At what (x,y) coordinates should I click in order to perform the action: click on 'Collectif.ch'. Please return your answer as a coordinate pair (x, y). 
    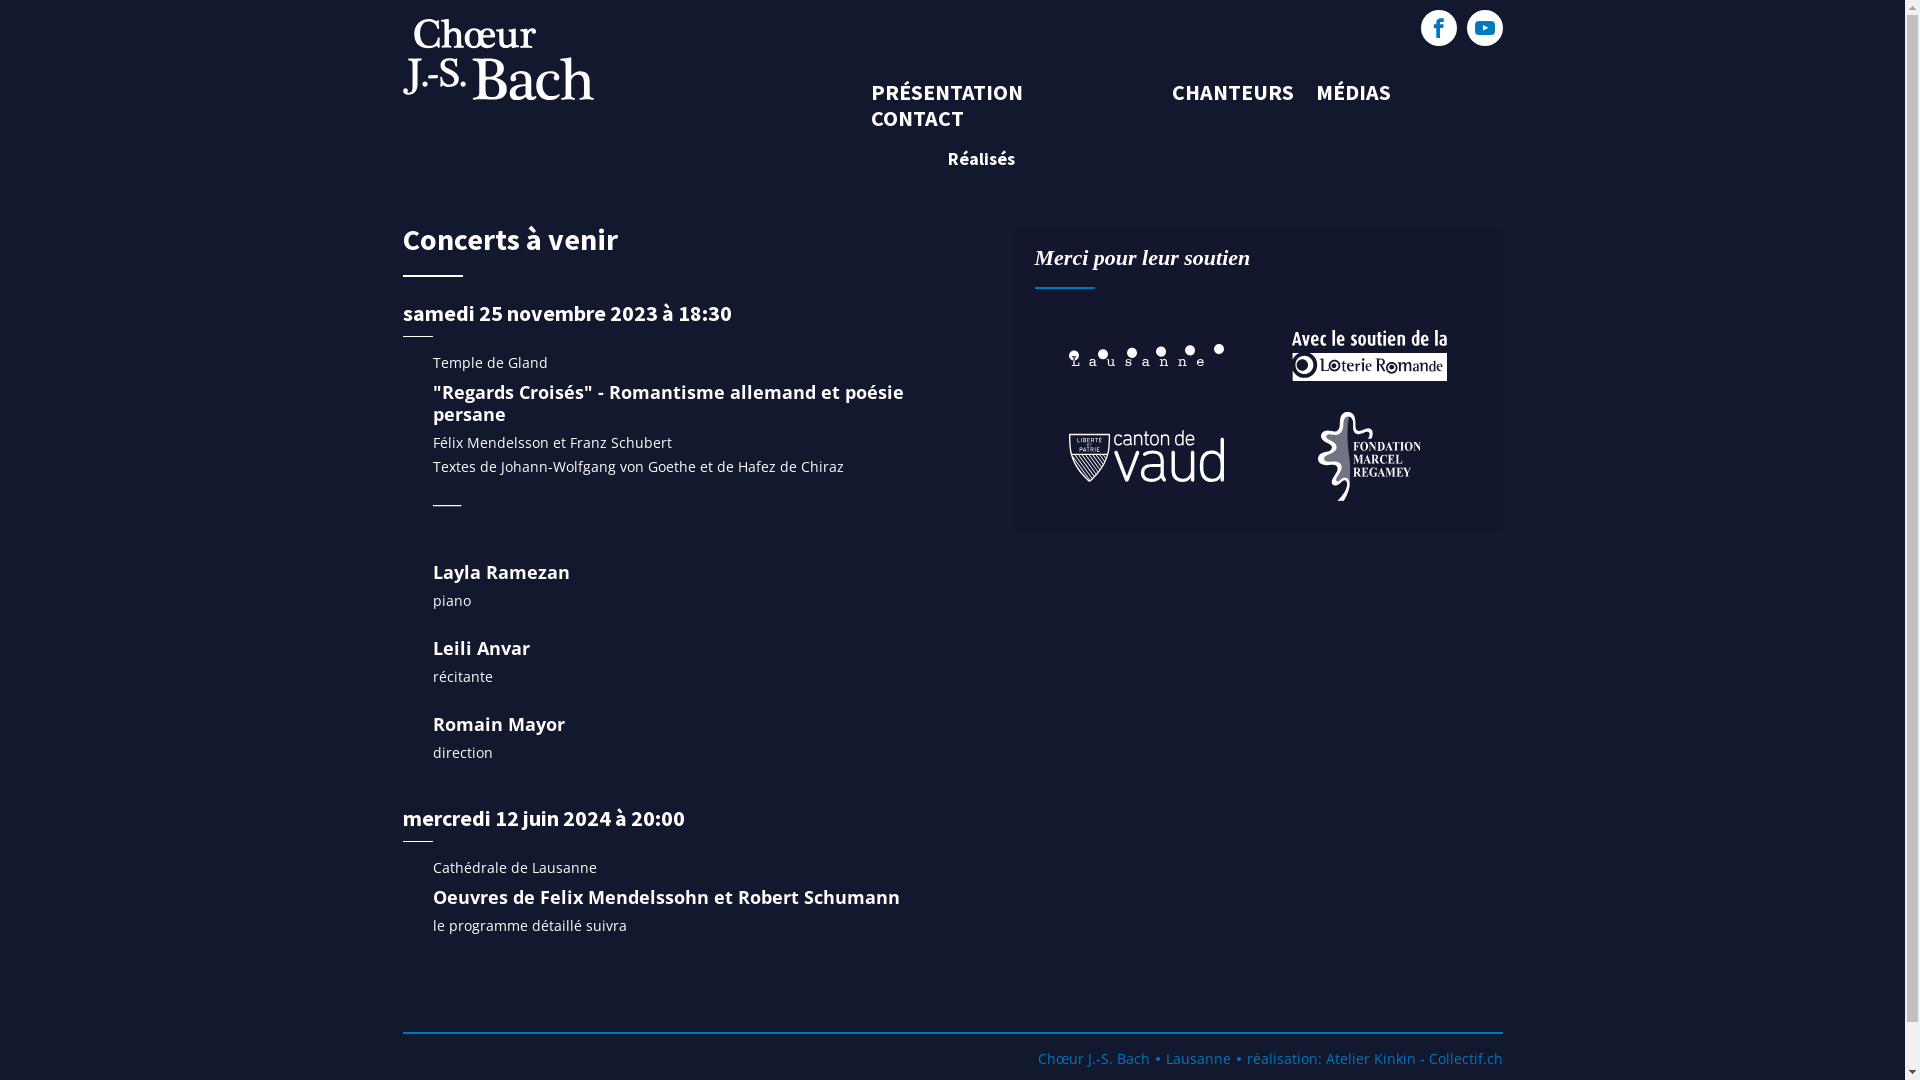
    Looking at the image, I should click on (1464, 1057).